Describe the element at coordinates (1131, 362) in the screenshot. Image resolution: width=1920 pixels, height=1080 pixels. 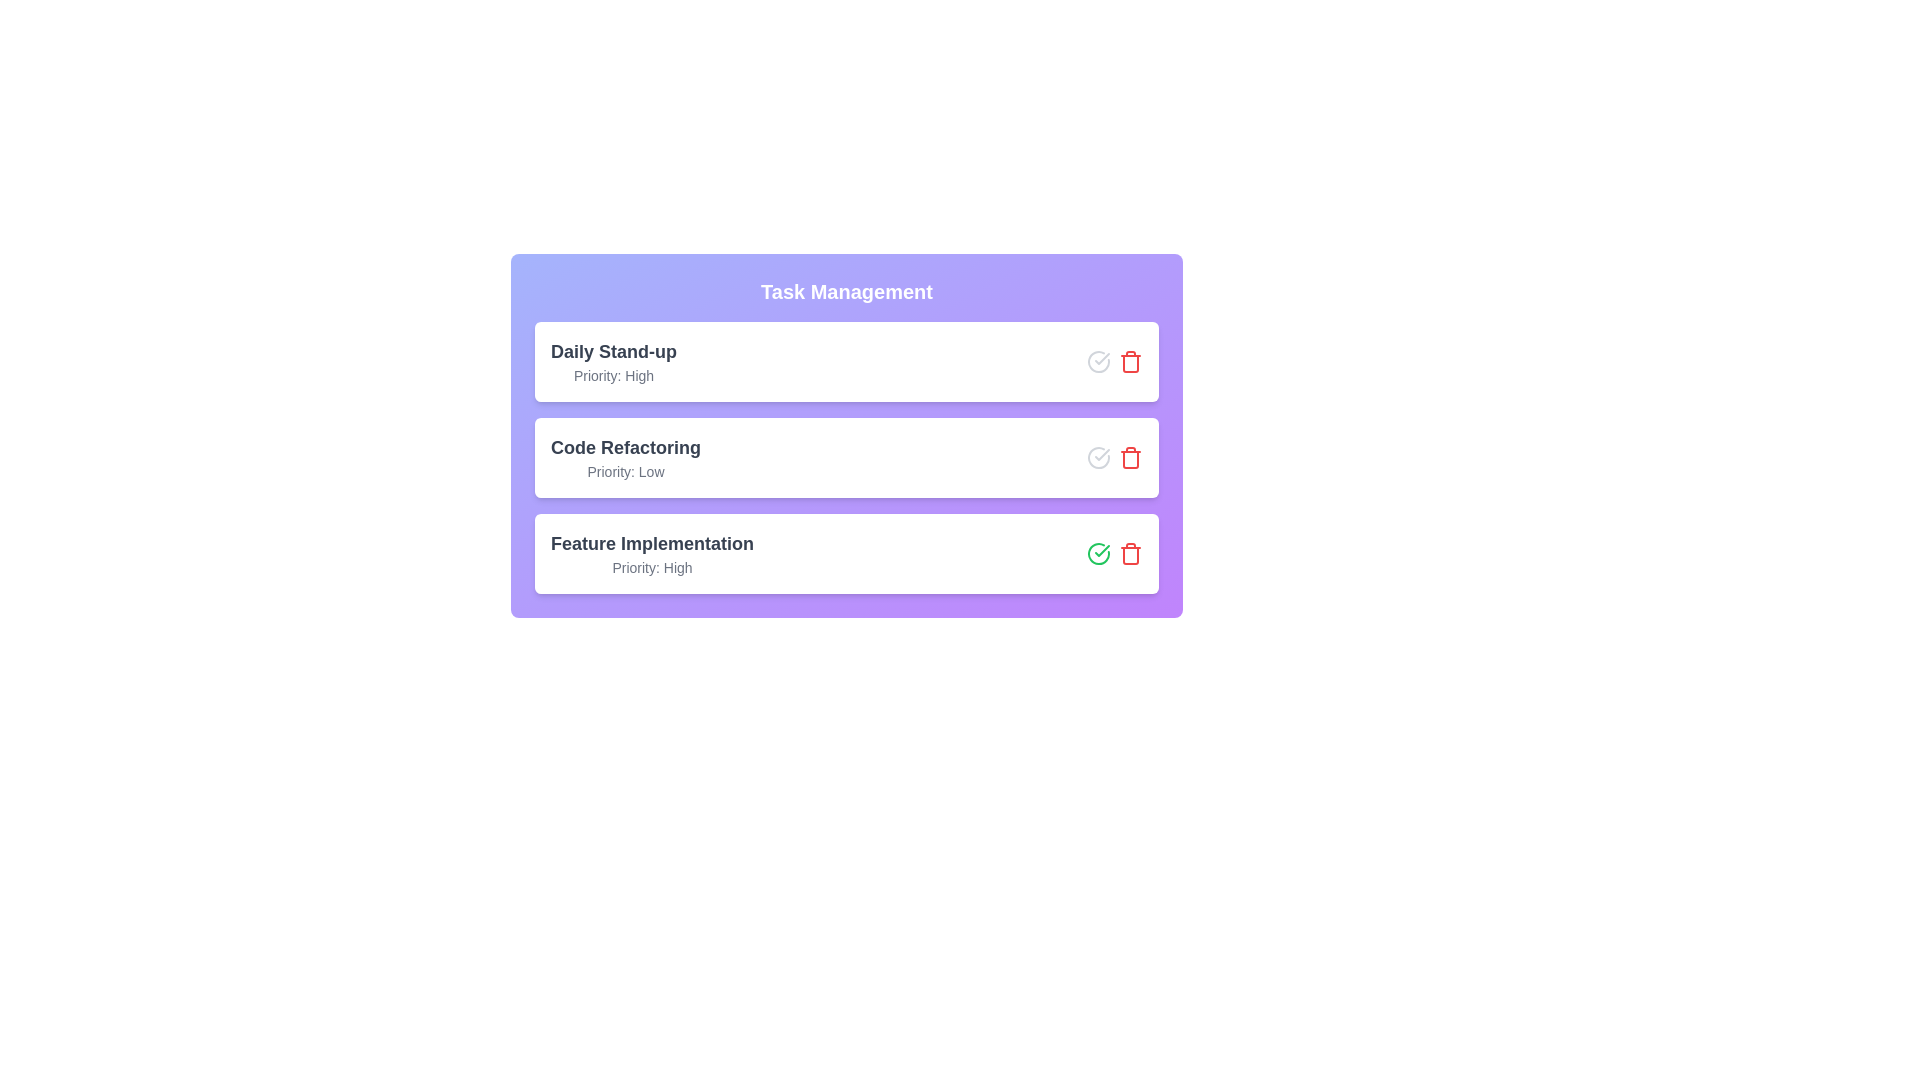
I see `the trash icon to remove the task titled 'Daily Stand-up'` at that location.